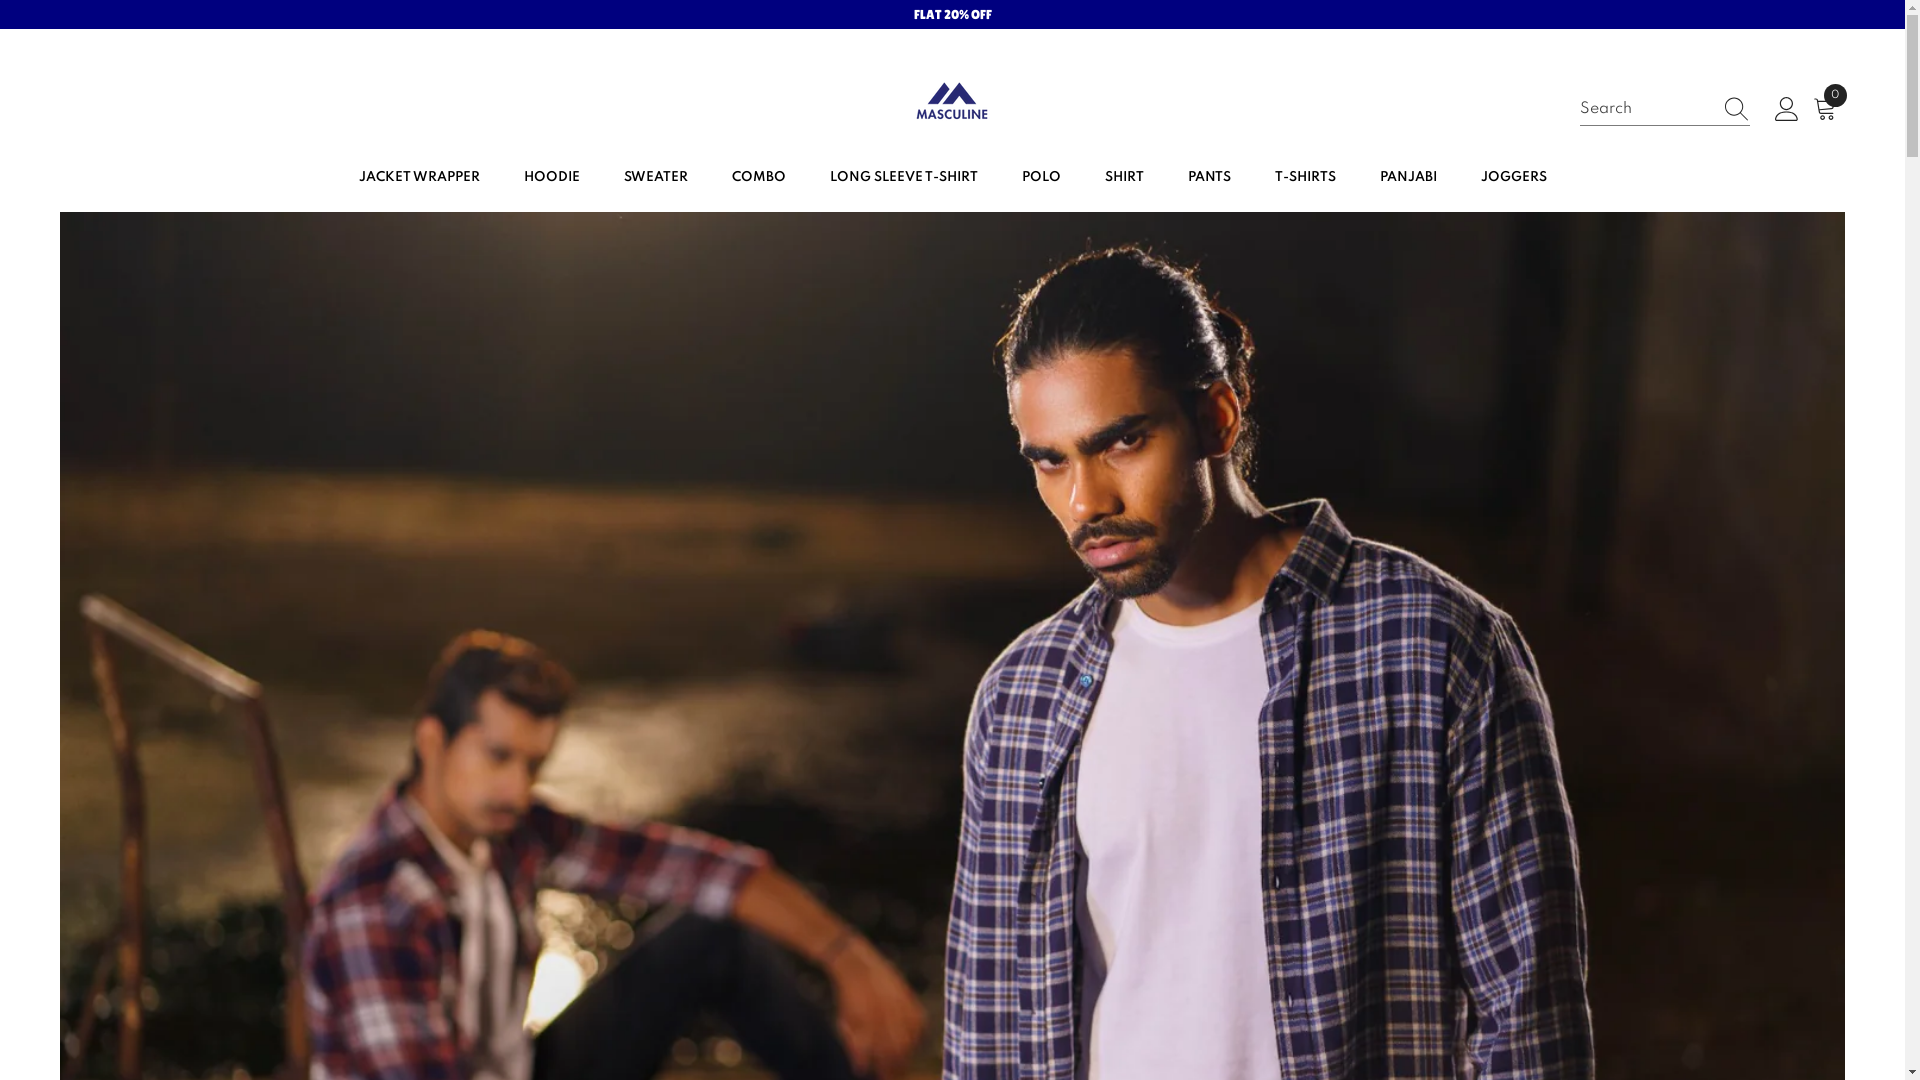  Describe the element at coordinates (417, 177) in the screenshot. I see `'JACKET WRAPPER'` at that location.